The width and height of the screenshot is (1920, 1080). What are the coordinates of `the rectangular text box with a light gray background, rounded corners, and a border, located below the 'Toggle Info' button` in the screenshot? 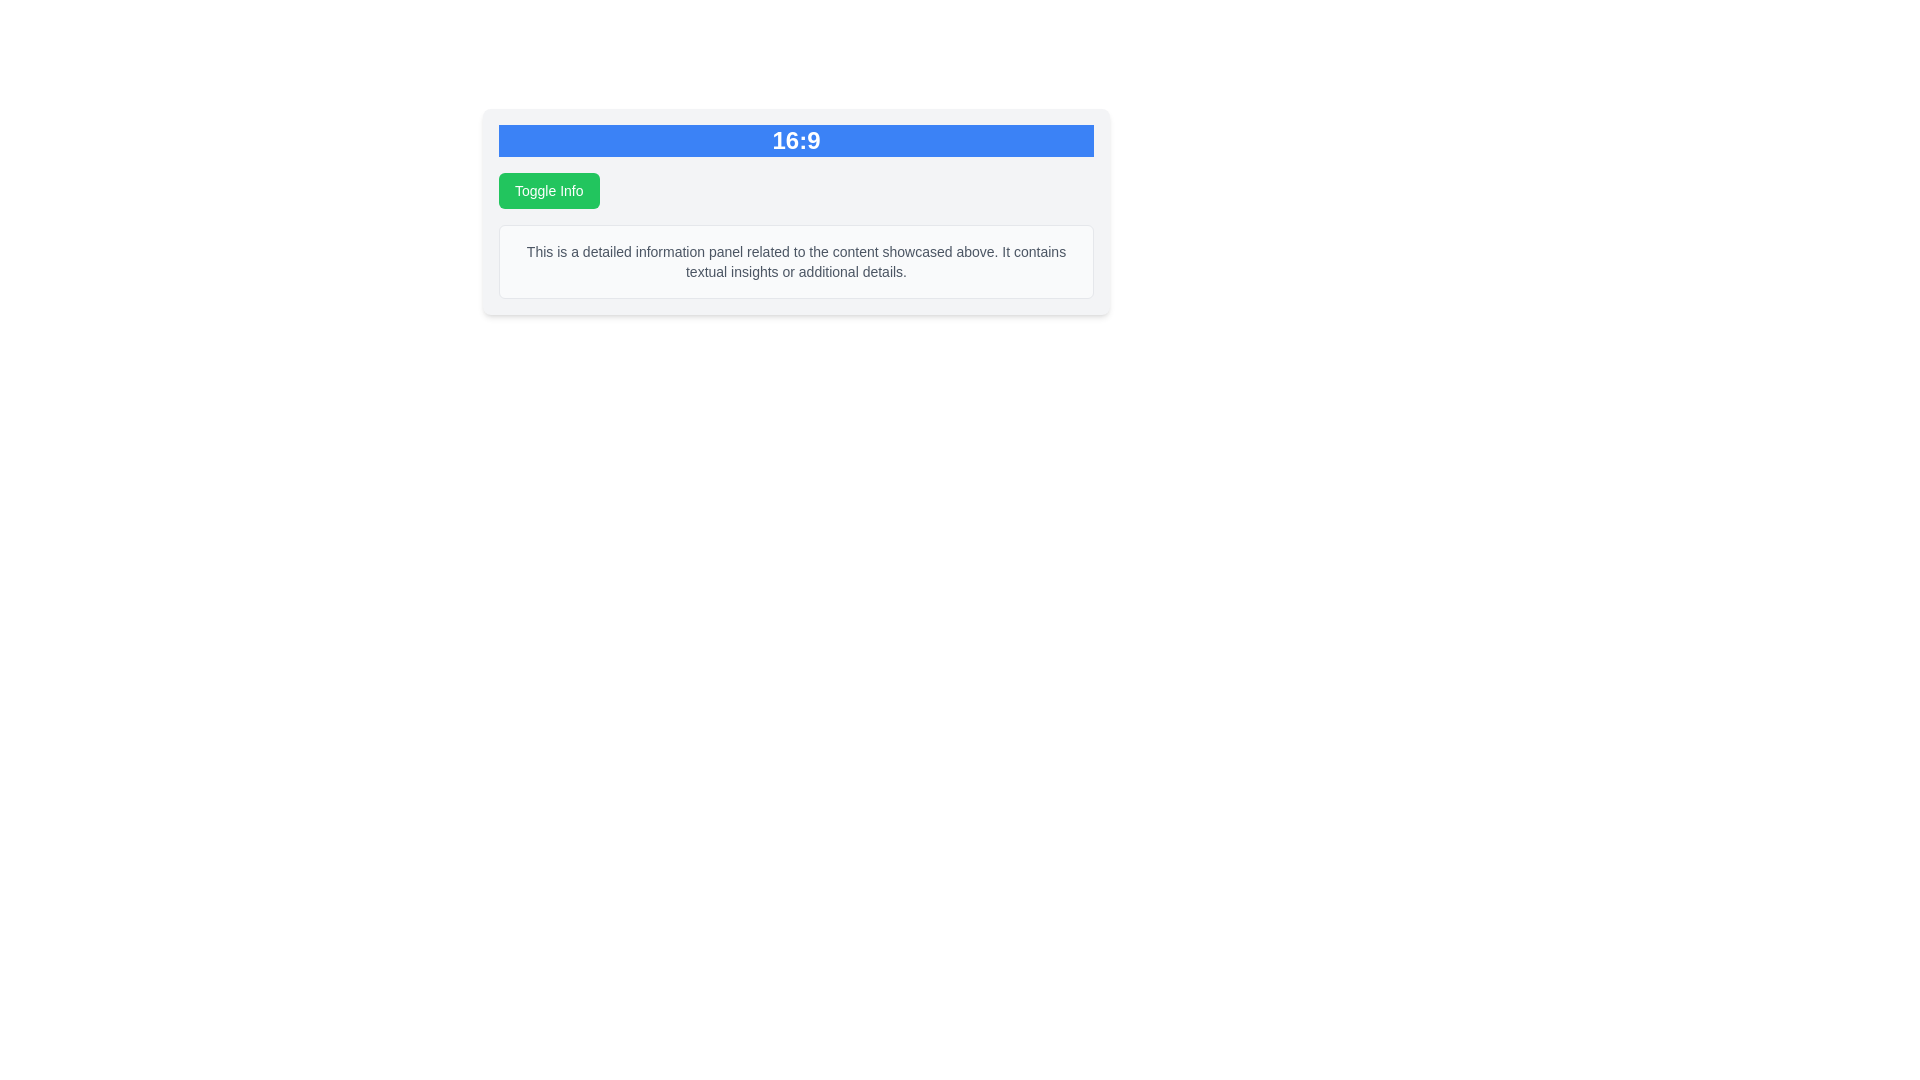 It's located at (795, 261).